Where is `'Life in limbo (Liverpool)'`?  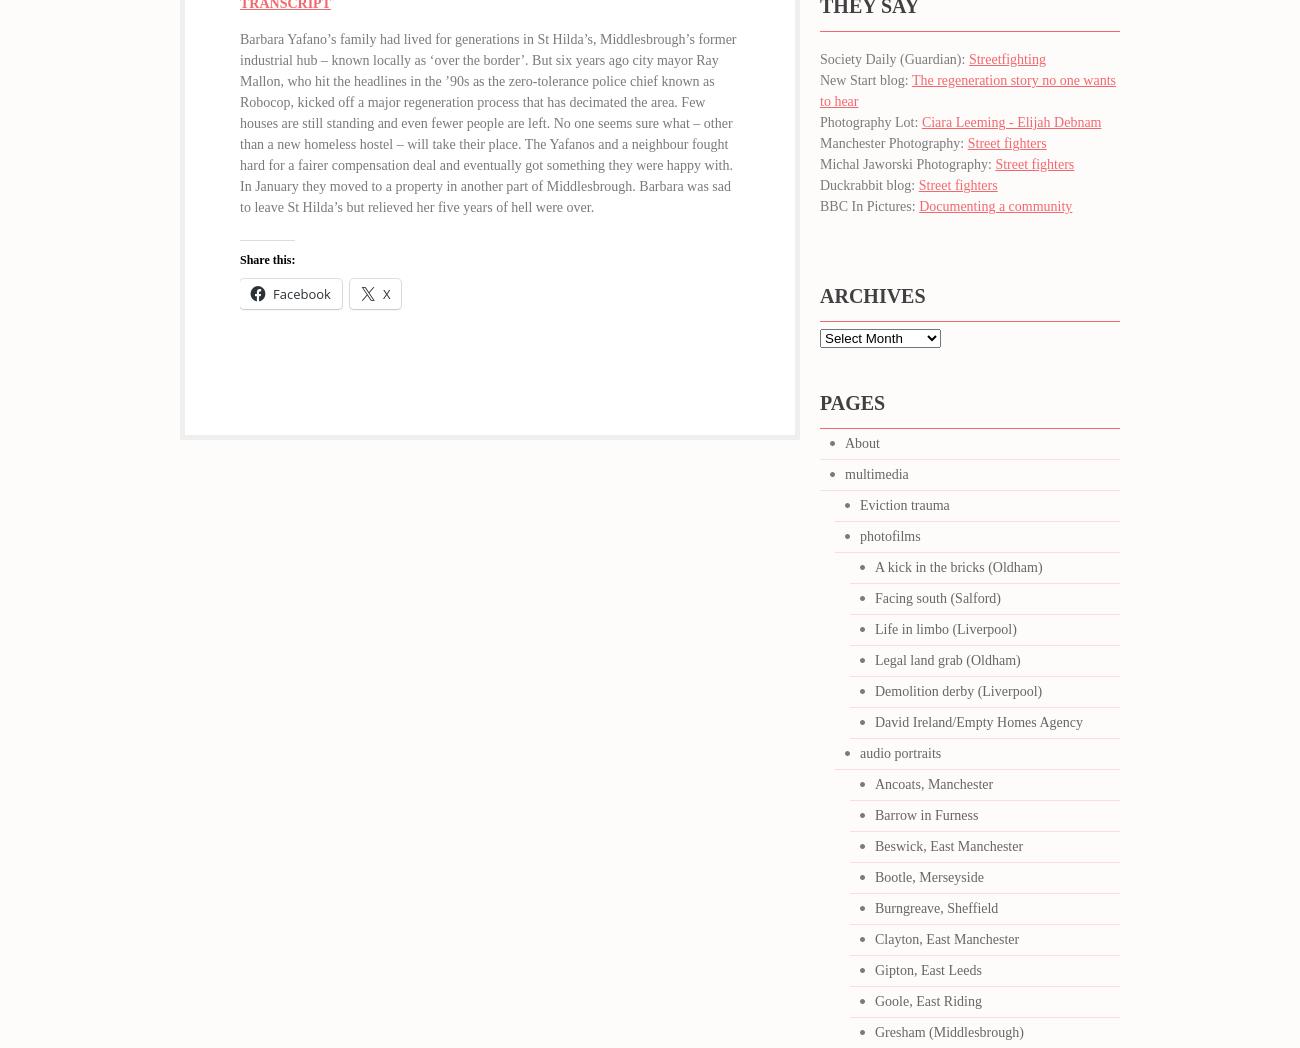
'Life in limbo (Liverpool)' is located at coordinates (945, 628).